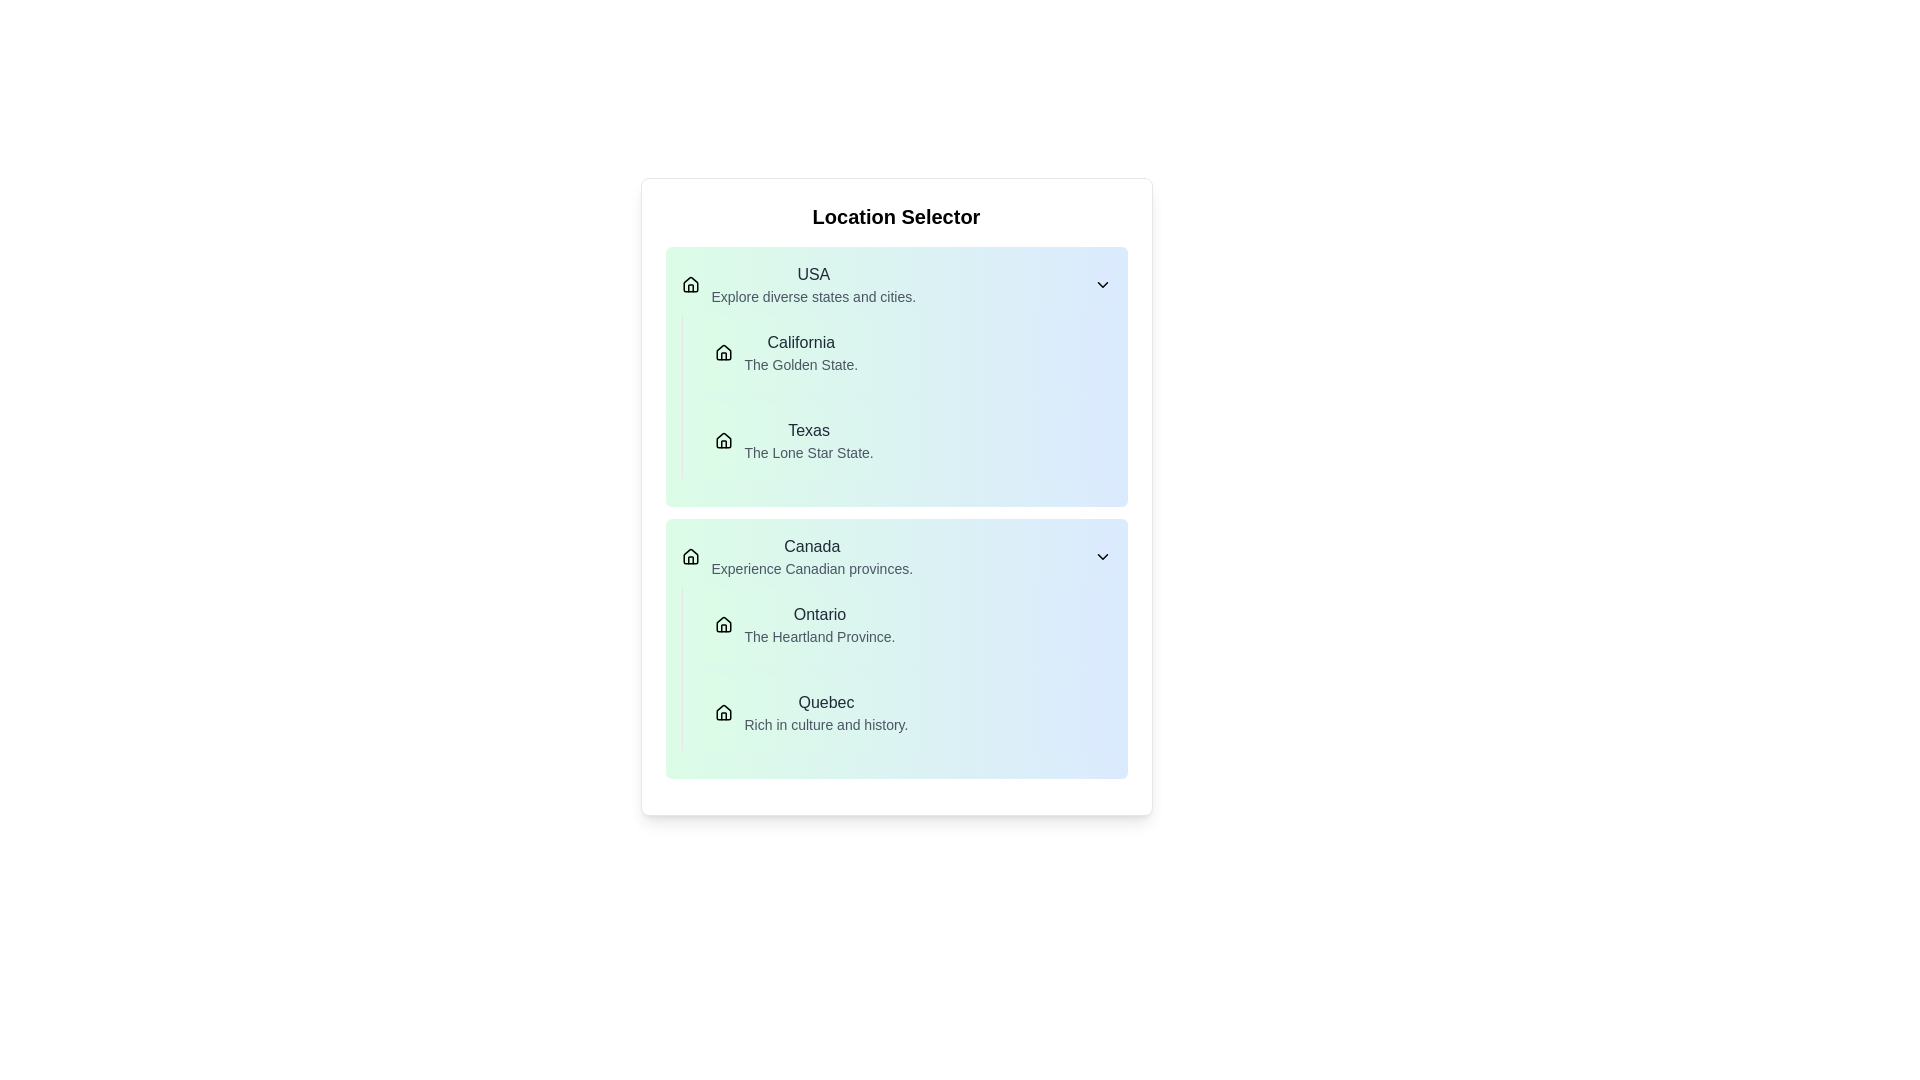 This screenshot has width=1920, height=1080. What do you see at coordinates (722, 623) in the screenshot?
I see `the house icon located in the 'Canada' section, adjacent to the text 'Ontario'` at bounding box center [722, 623].